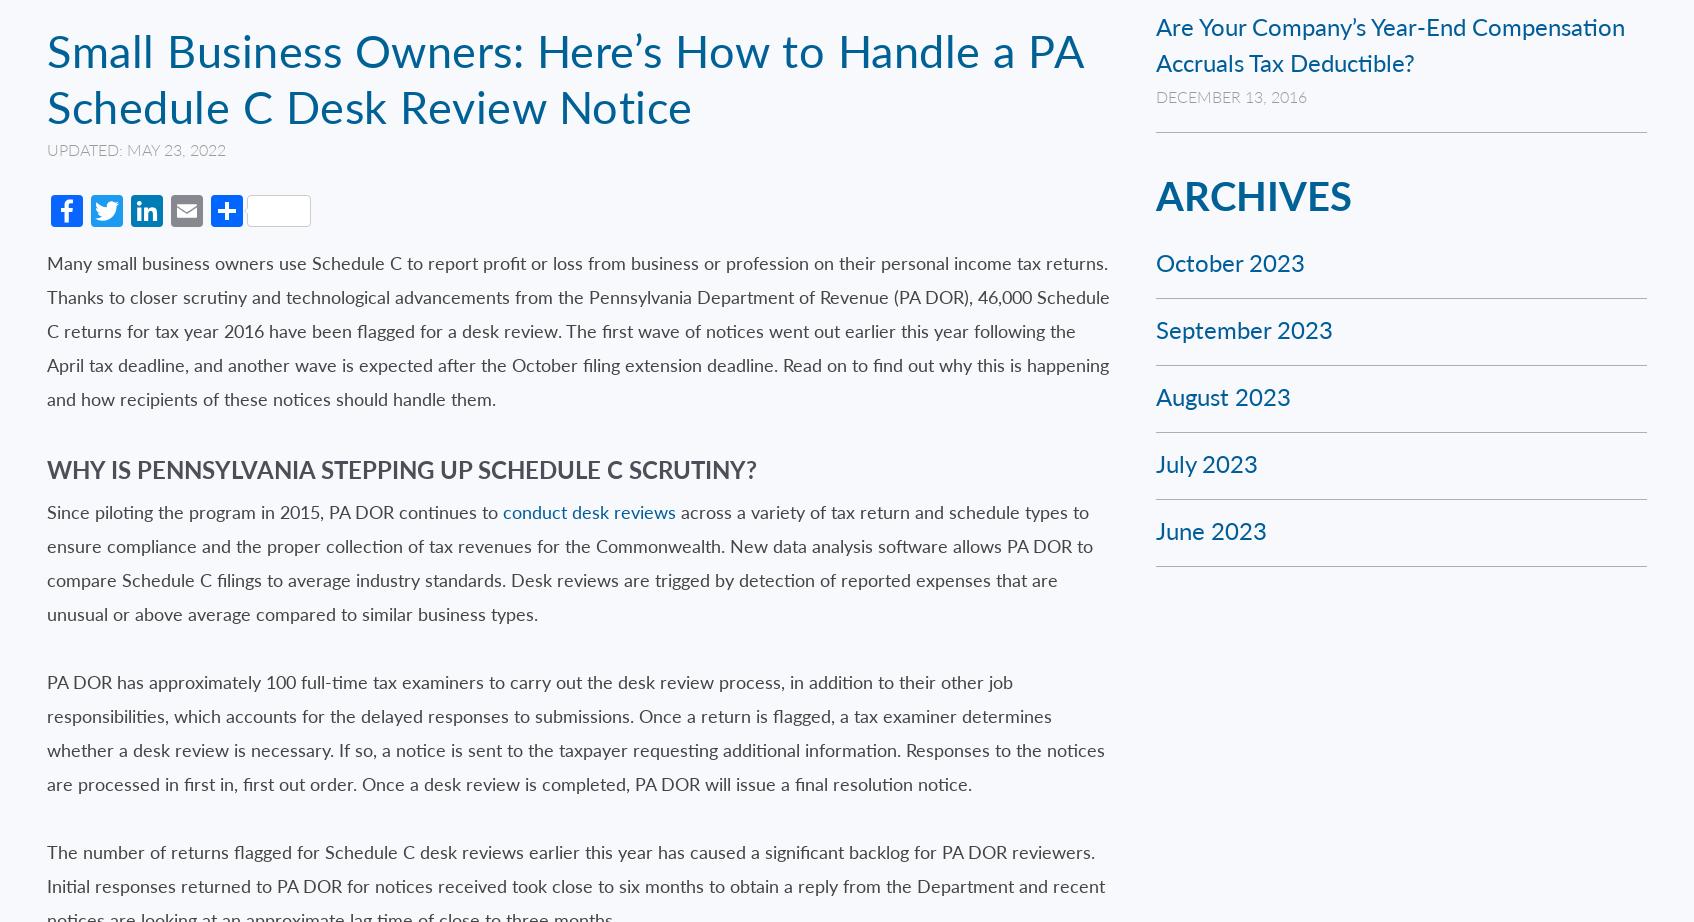  What do you see at coordinates (575, 730) in the screenshot?
I see `'PA DOR has approximately 100 full-time tax examiners to carry out the desk review process, in addition to their other job responsibilities, which accounts for the delayed responses to submissions. Once a return is flagged, a tax examiner determines whether a desk review is necessary. If so, a notice is sent to the taxpayer requesting additional information. Responses to the notices are processed in first in, first out order. Once a desk review is completed, PA DOR will issue a final resolution notice.'` at bounding box center [575, 730].